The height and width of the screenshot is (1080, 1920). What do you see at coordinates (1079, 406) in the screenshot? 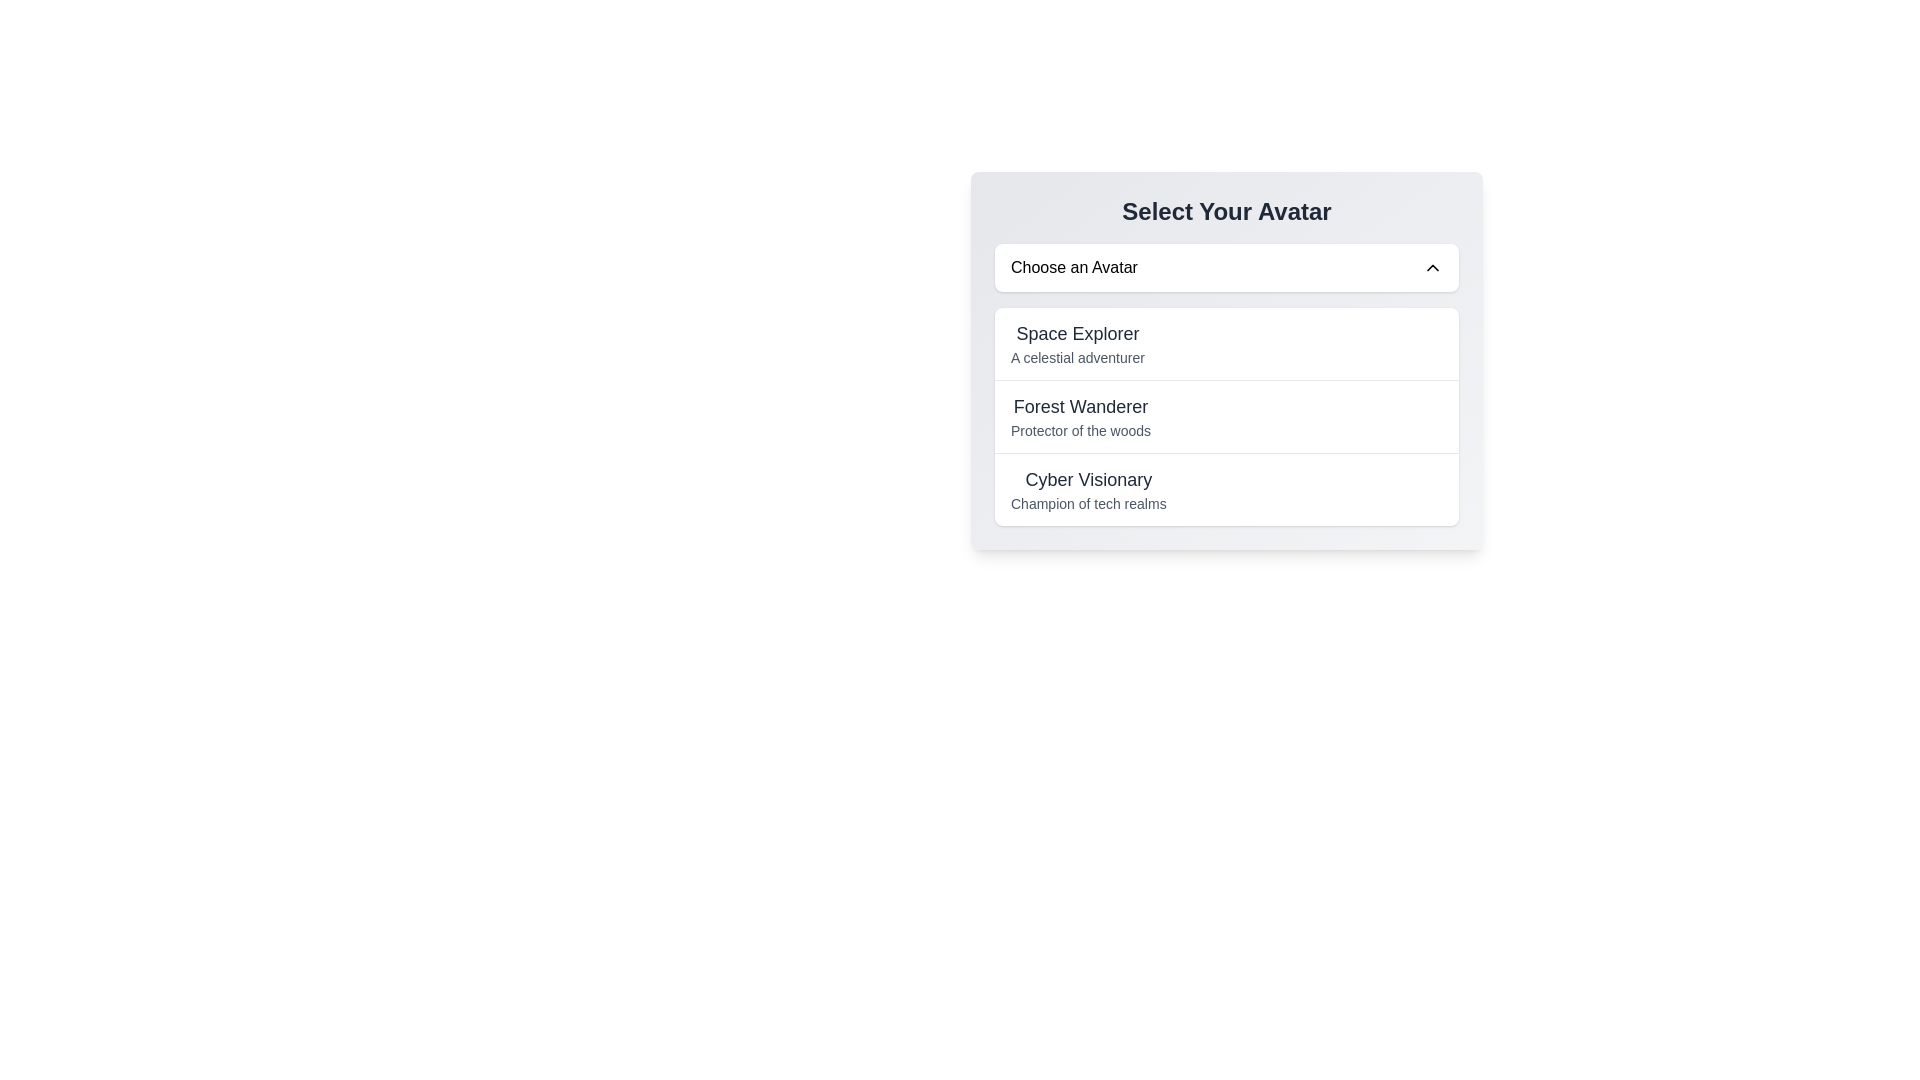
I see `the 'Forest Wanderer' title in the avatar selection dropdown, which is styled as a bold header and is the second item in the list` at bounding box center [1079, 406].